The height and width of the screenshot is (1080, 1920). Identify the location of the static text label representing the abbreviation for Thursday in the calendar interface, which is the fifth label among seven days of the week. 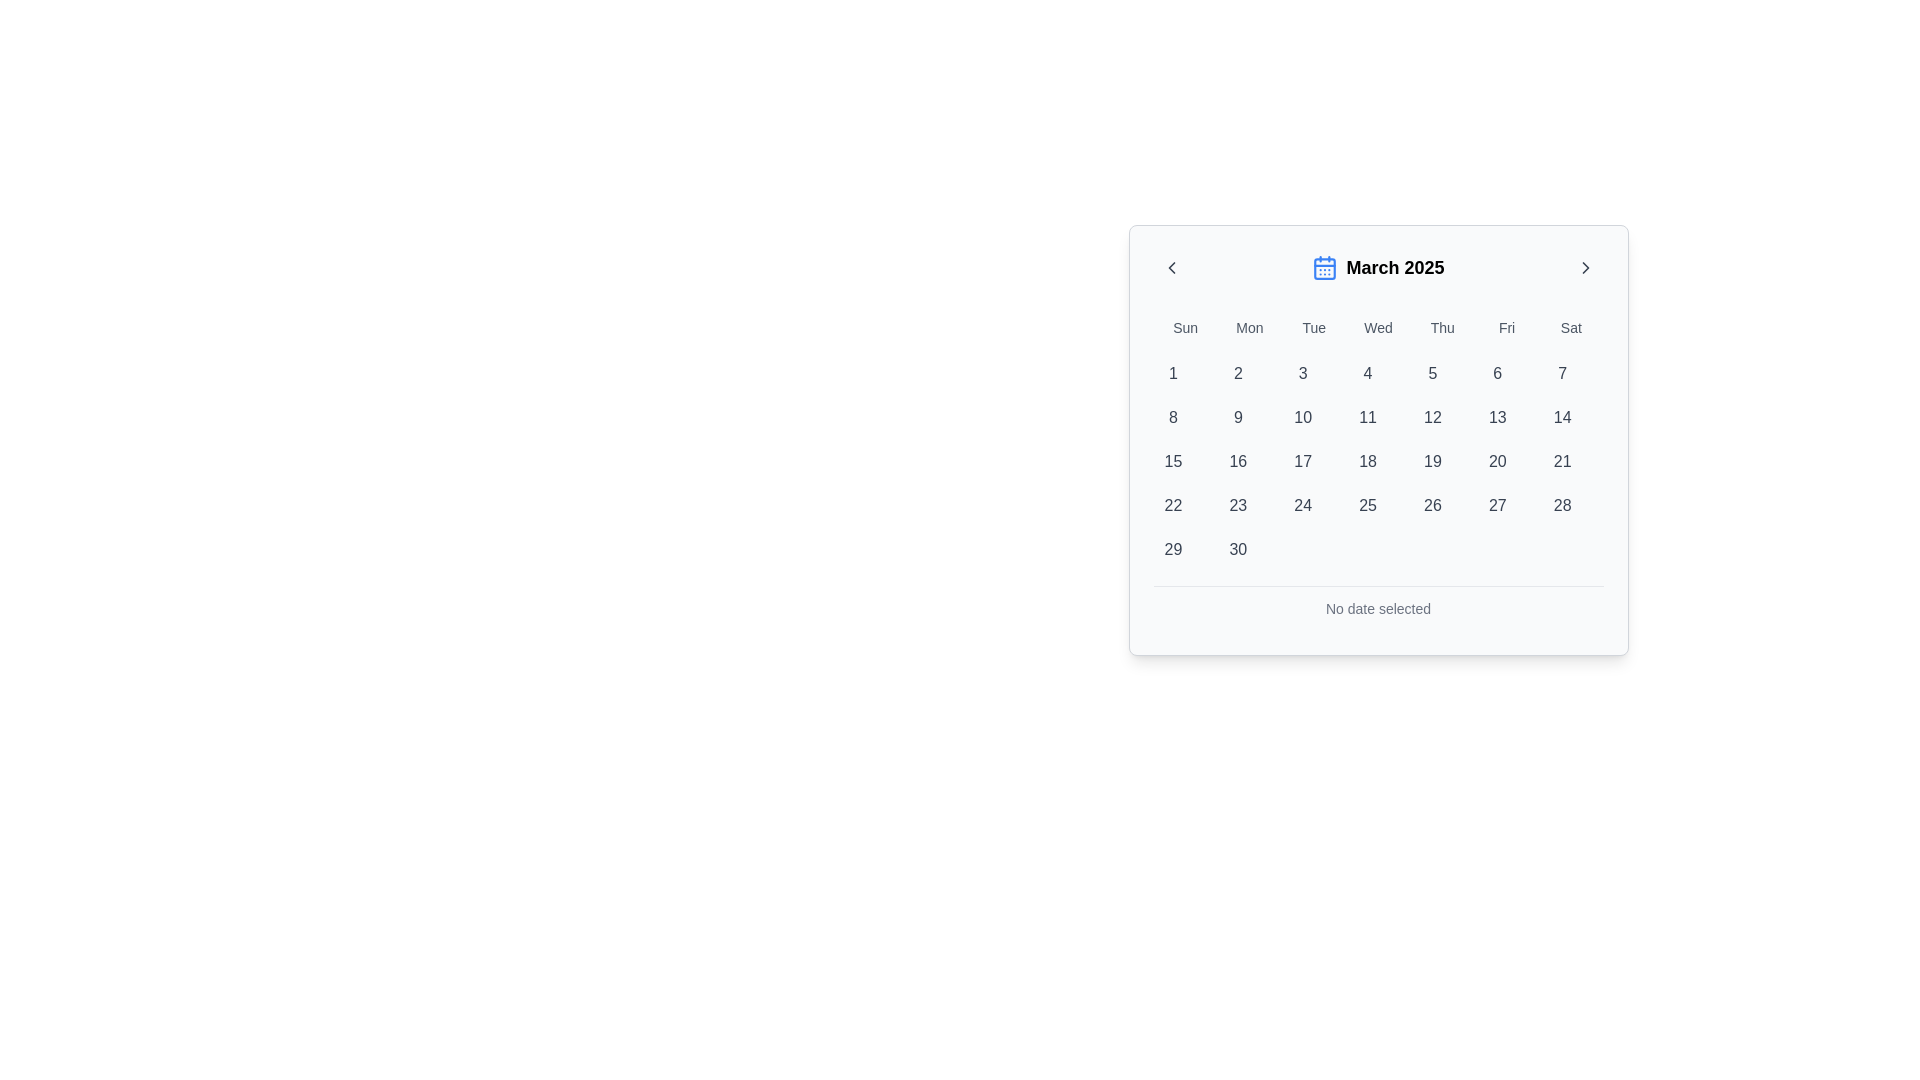
(1442, 326).